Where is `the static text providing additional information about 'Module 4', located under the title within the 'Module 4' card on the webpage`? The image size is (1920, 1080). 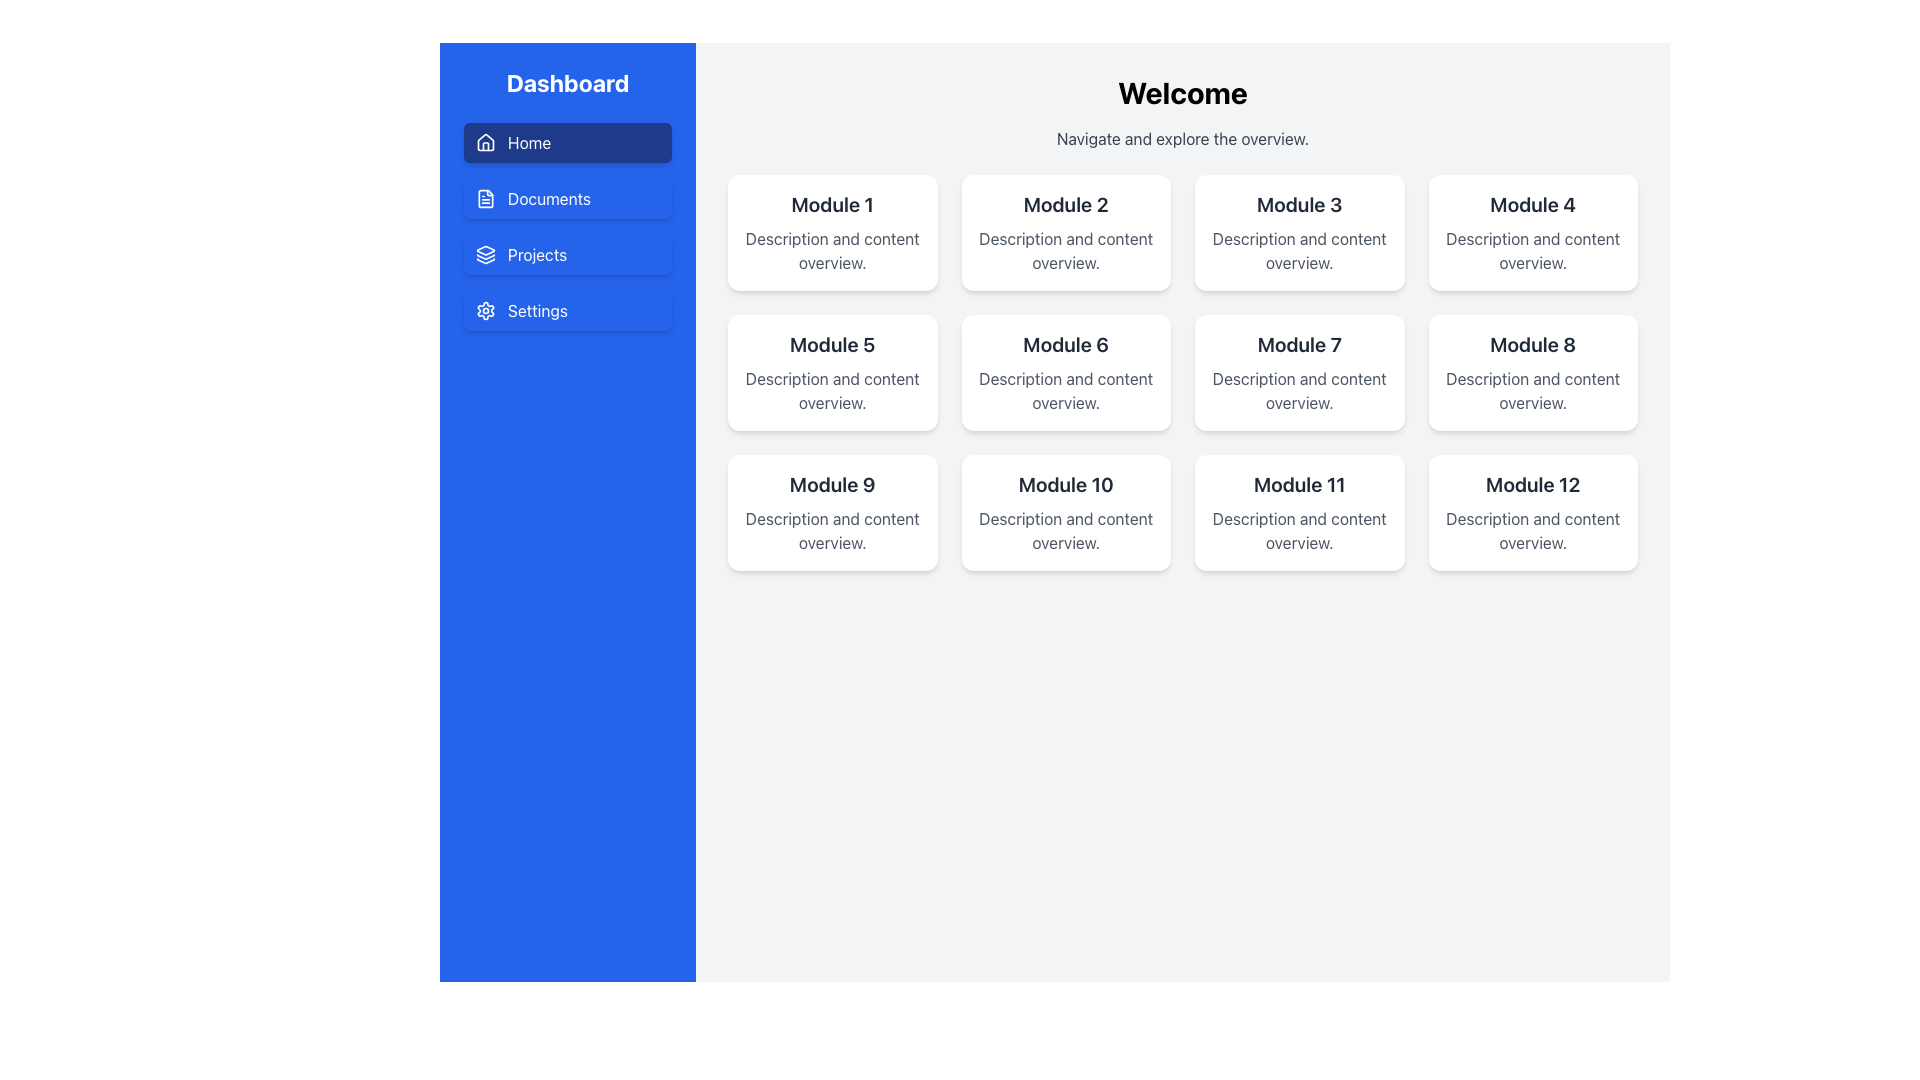
the static text providing additional information about 'Module 4', located under the title within the 'Module 4' card on the webpage is located at coordinates (1532, 249).